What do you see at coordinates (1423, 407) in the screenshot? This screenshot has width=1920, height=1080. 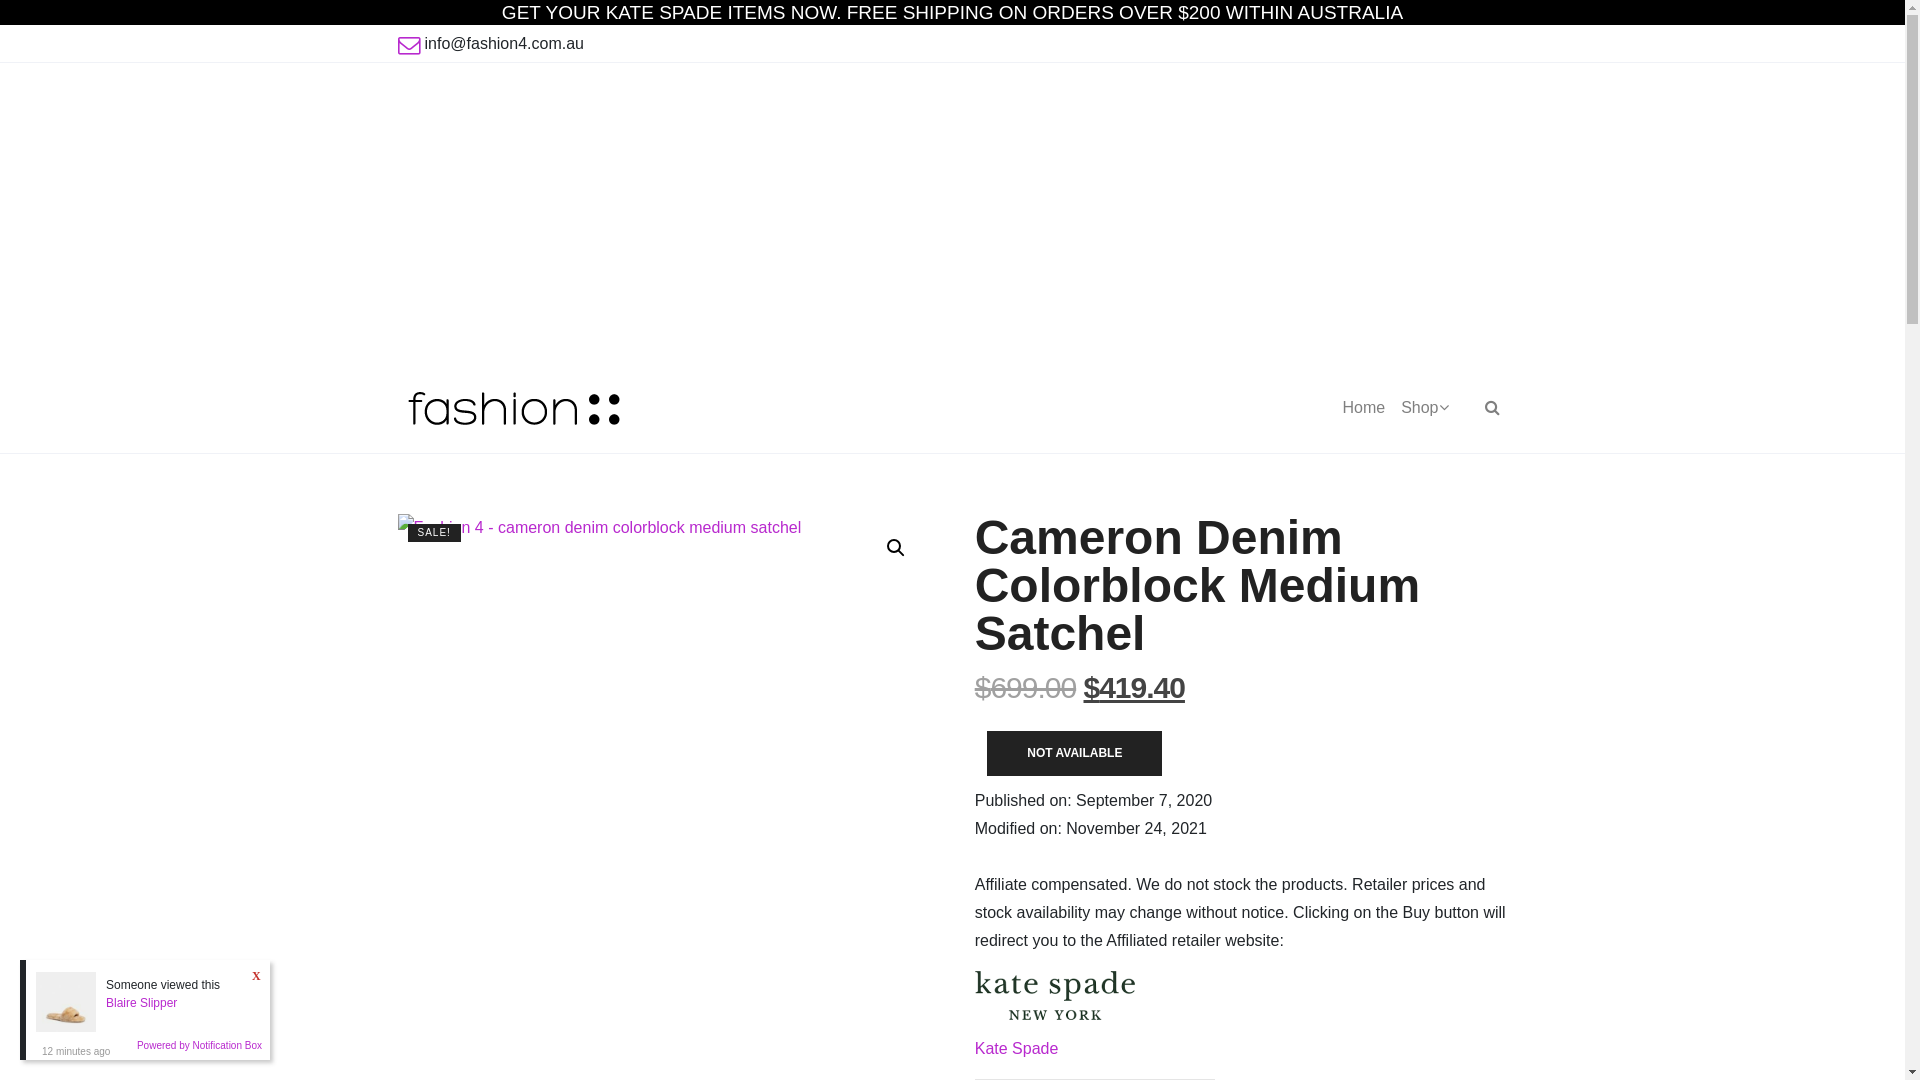 I see `'Shop'` at bounding box center [1423, 407].